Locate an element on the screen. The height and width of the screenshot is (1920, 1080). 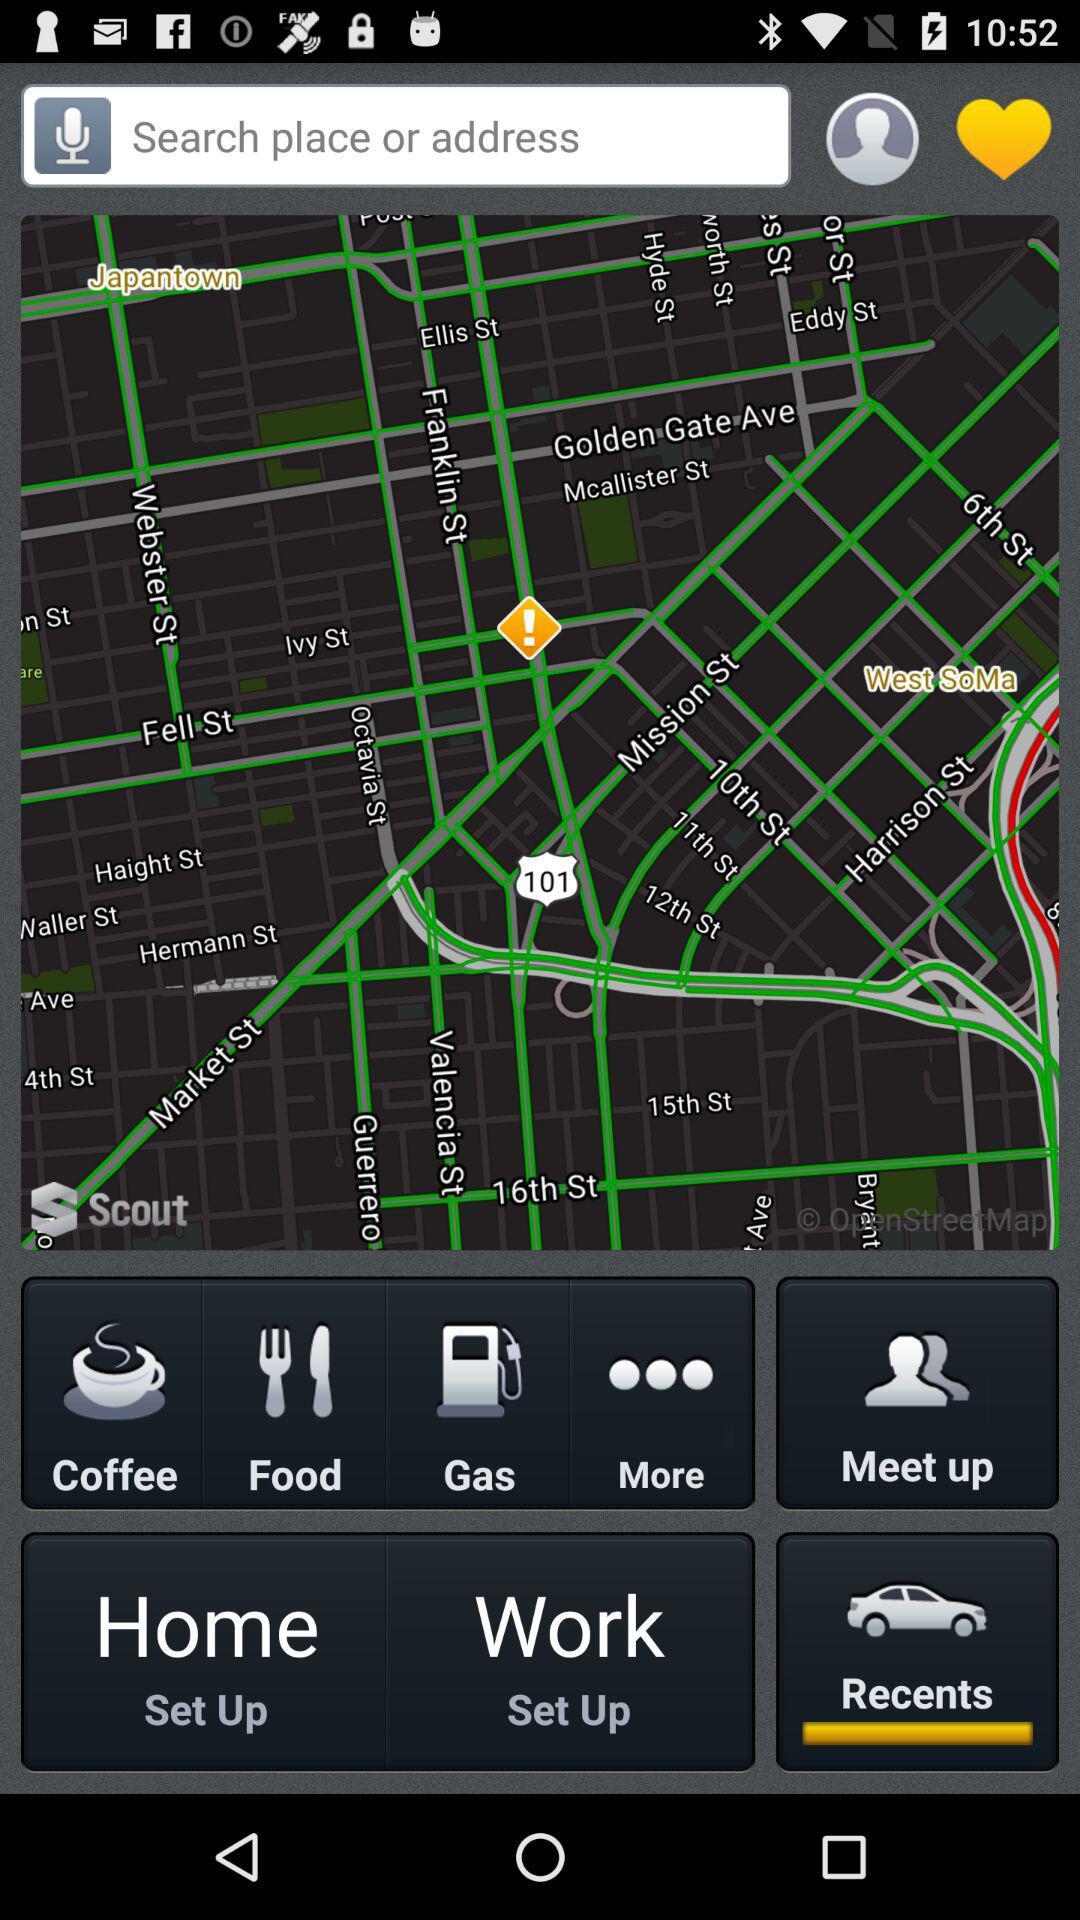
the icon which is above the food option is located at coordinates (296, 1370).